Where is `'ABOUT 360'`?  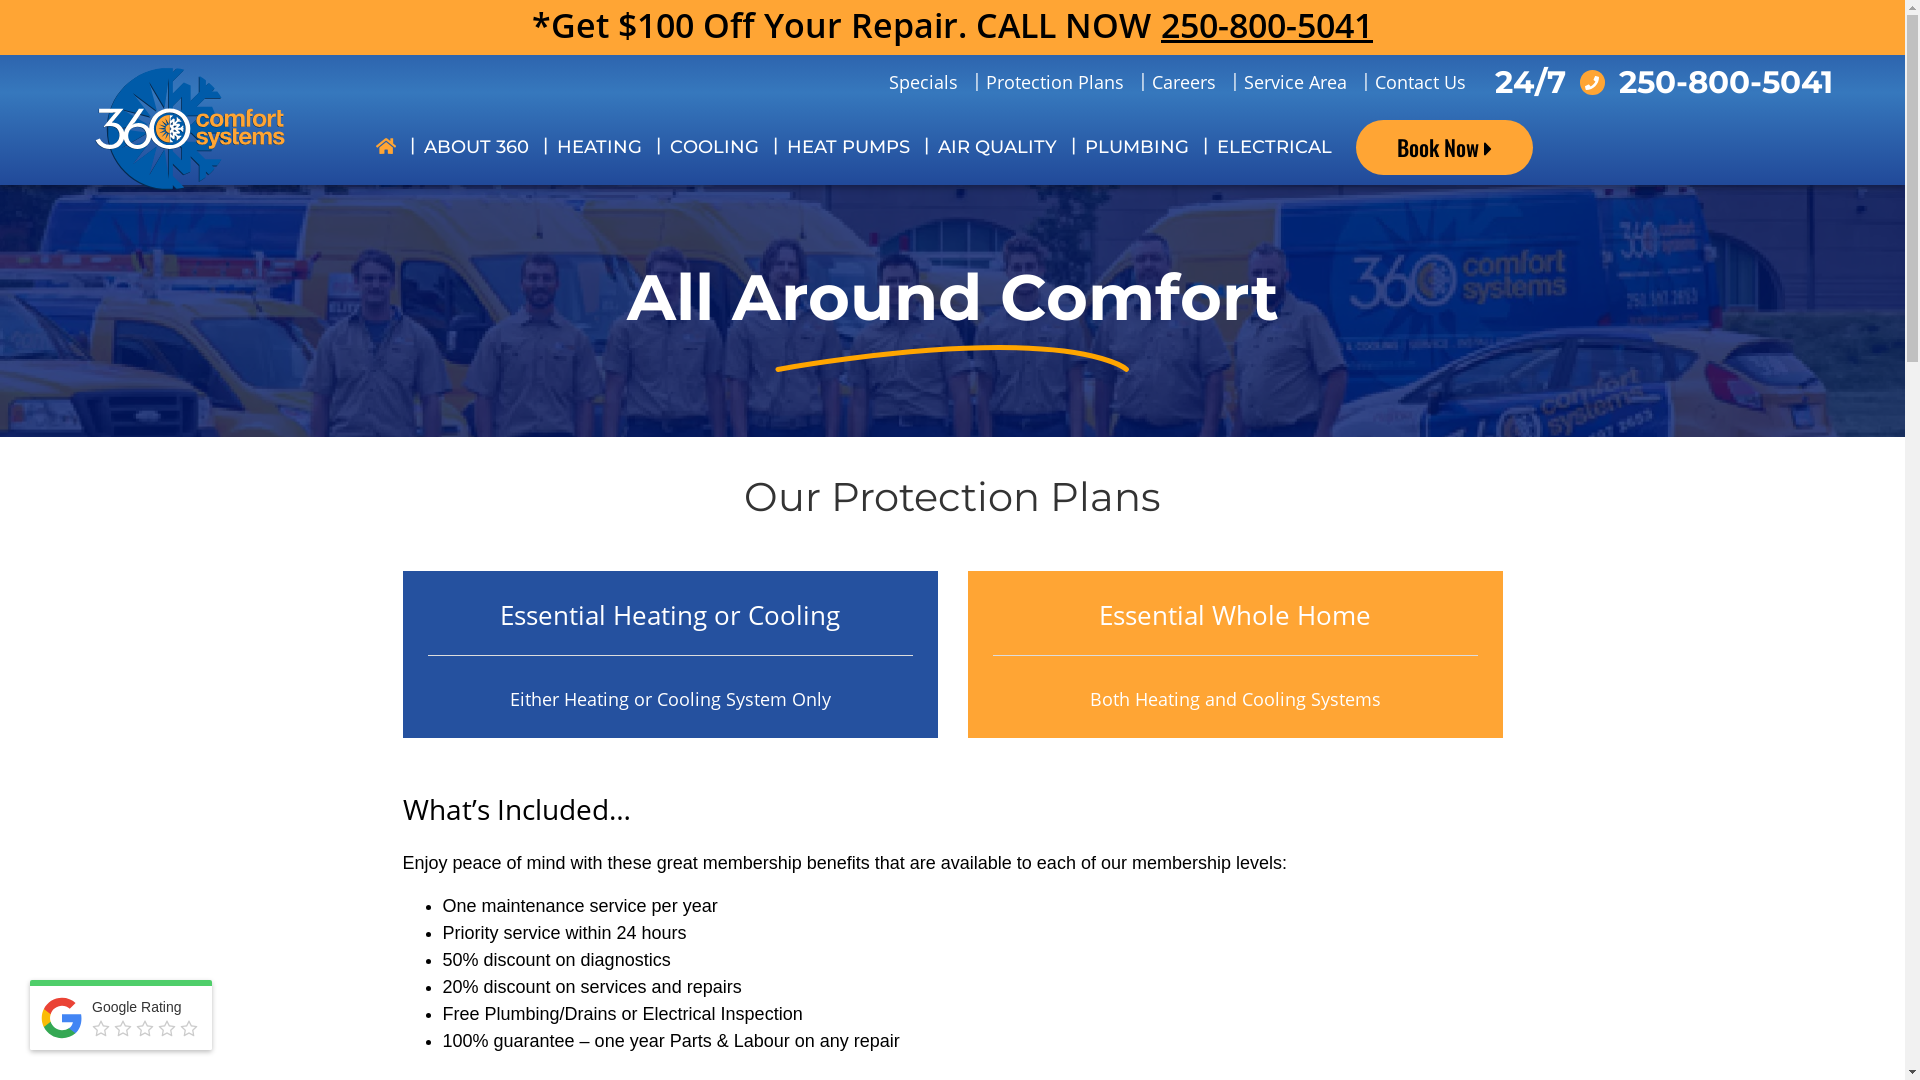
'ABOUT 360' is located at coordinates (408, 146).